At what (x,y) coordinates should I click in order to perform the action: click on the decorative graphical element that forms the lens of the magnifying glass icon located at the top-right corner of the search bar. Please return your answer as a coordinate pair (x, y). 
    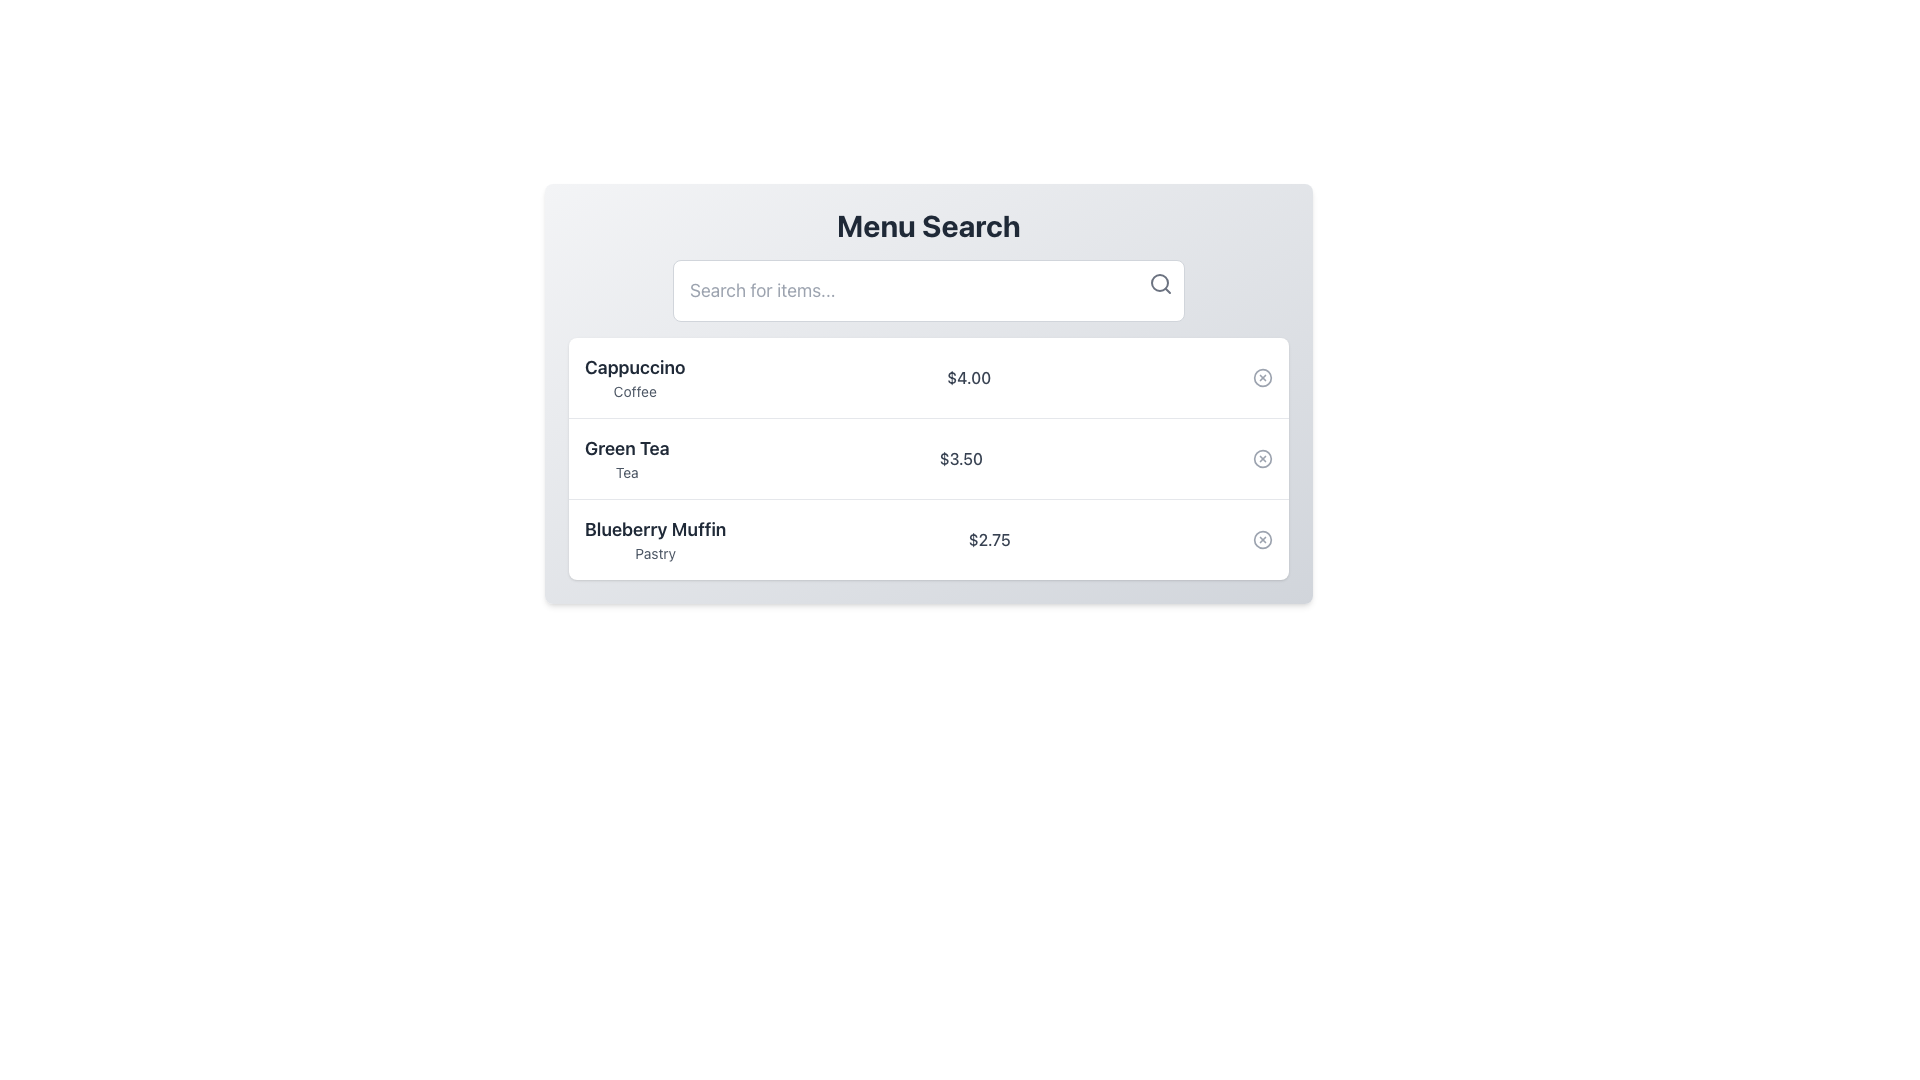
    Looking at the image, I should click on (1160, 282).